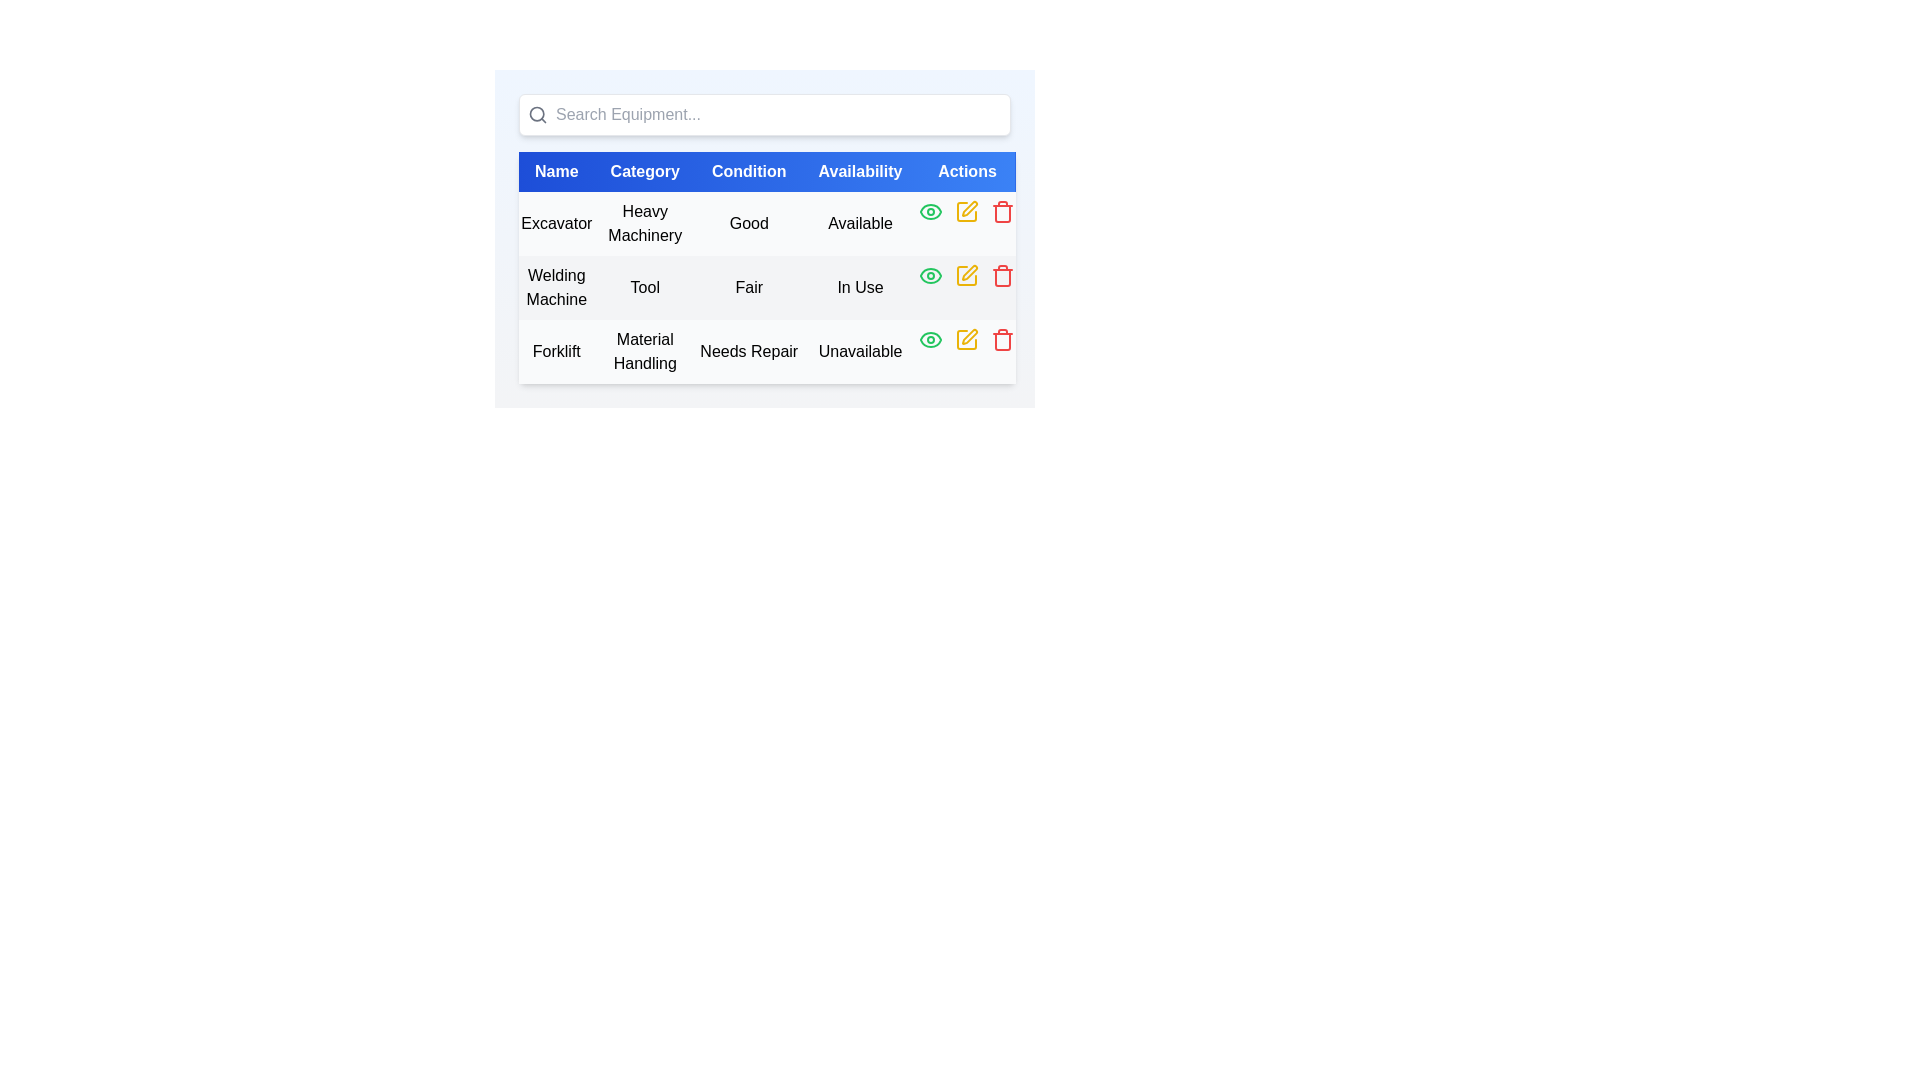  I want to click on the pencil icon button in the 'Actions' column of the last row, so click(966, 338).